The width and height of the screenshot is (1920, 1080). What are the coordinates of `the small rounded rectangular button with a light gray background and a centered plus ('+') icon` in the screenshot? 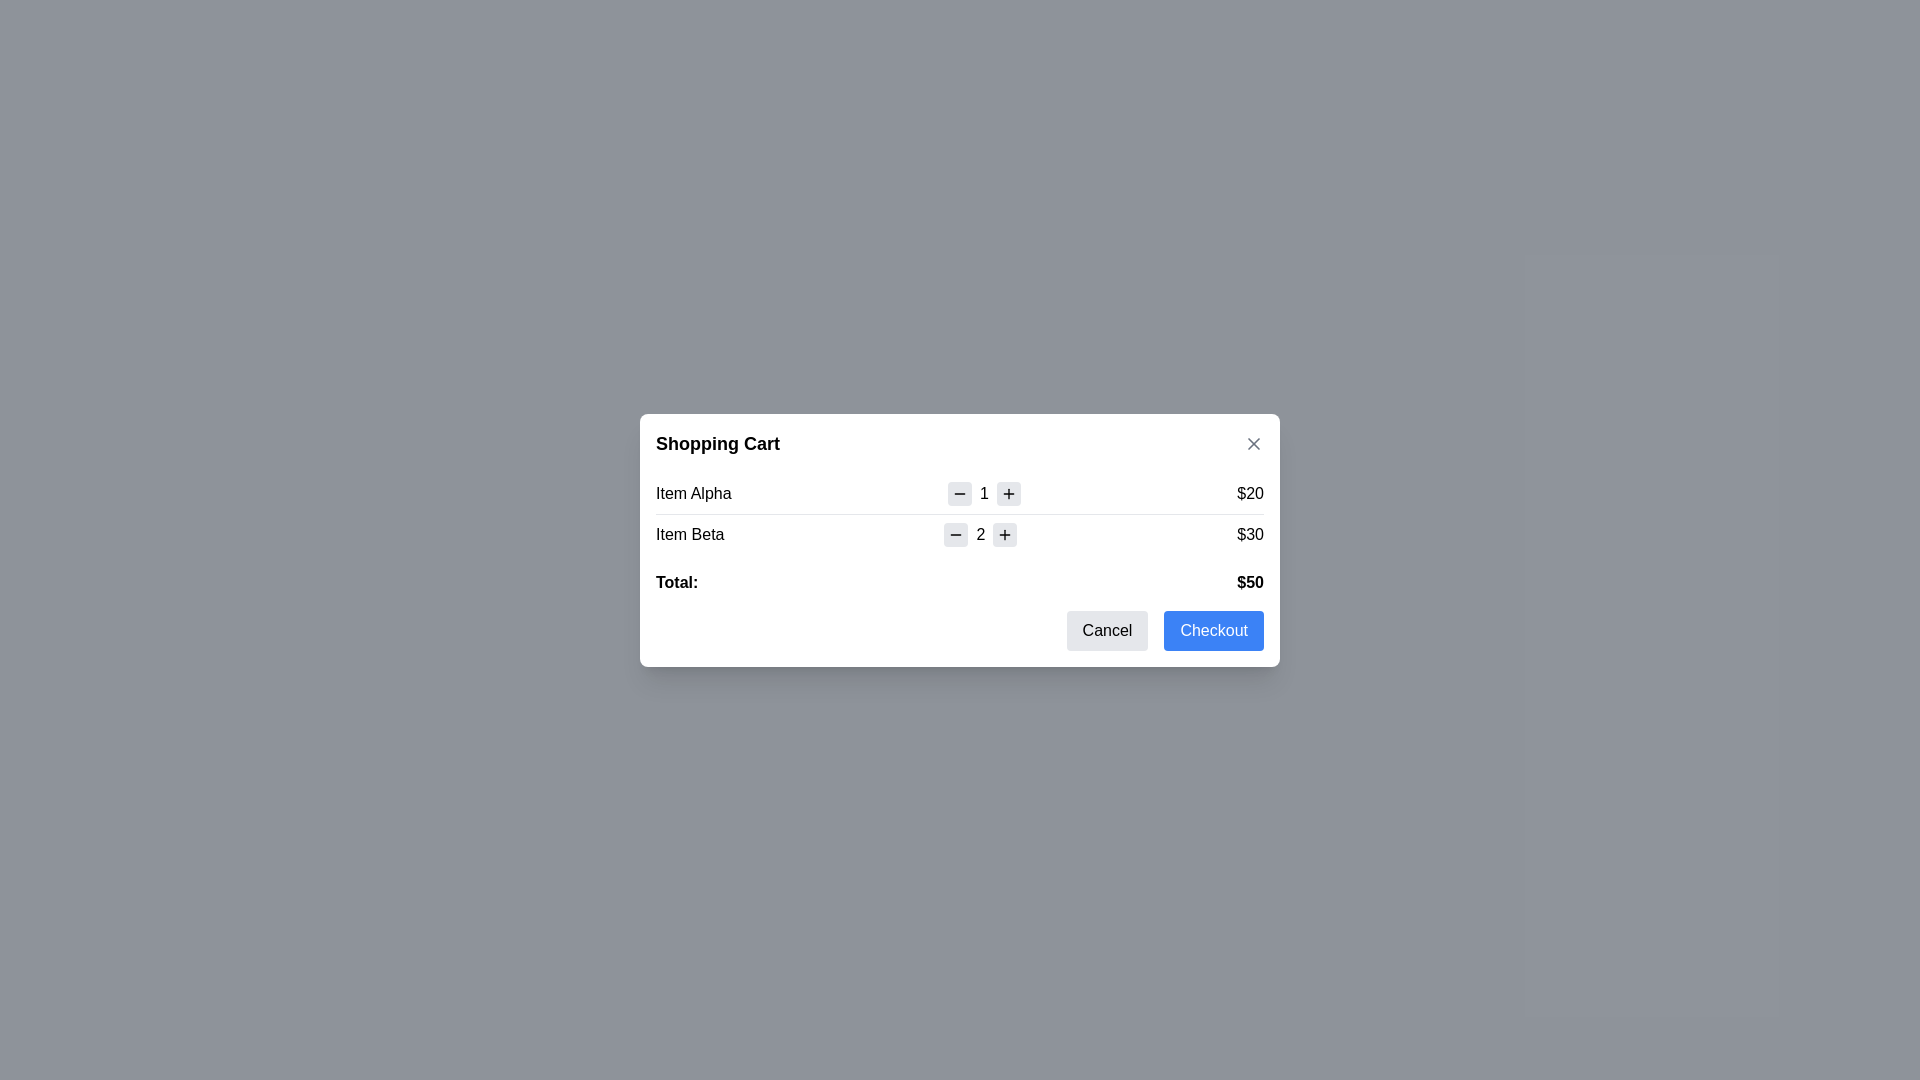 It's located at (1008, 493).